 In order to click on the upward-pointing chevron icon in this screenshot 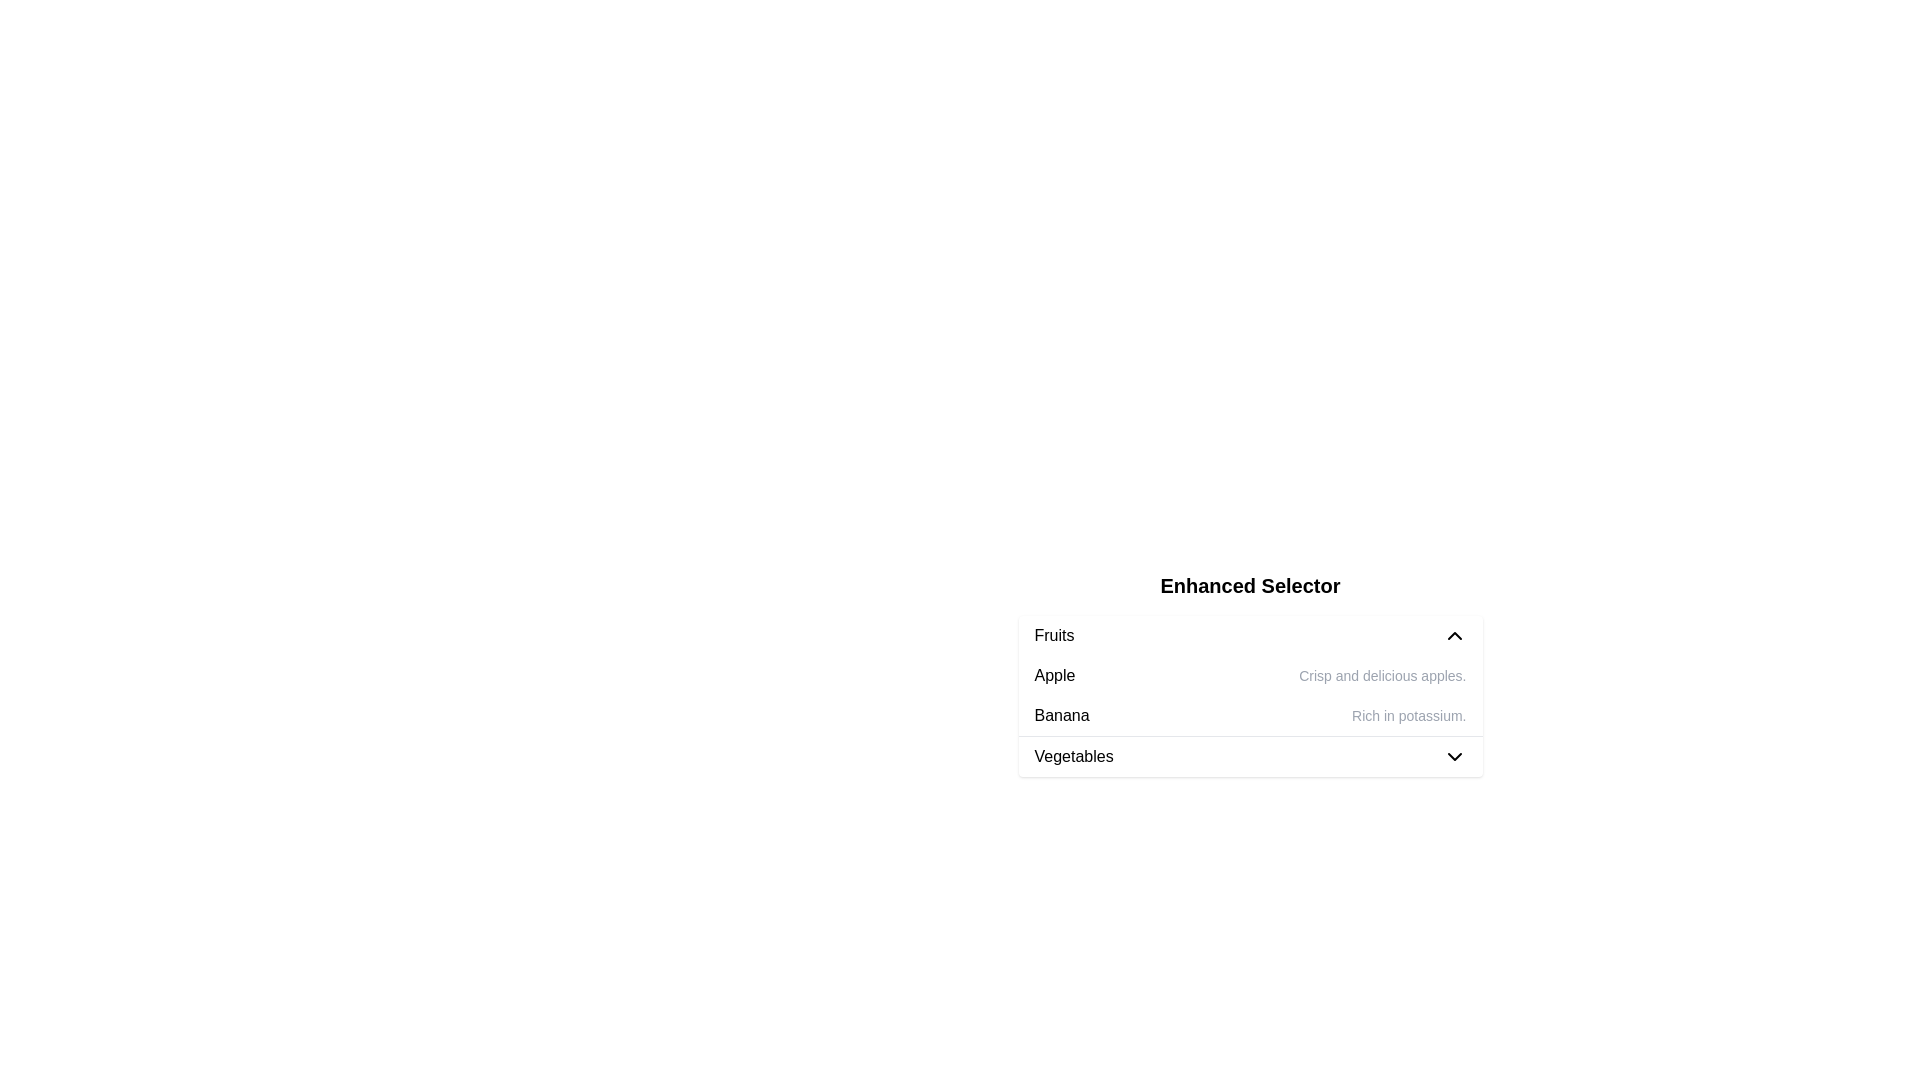, I will do `click(1454, 636)`.